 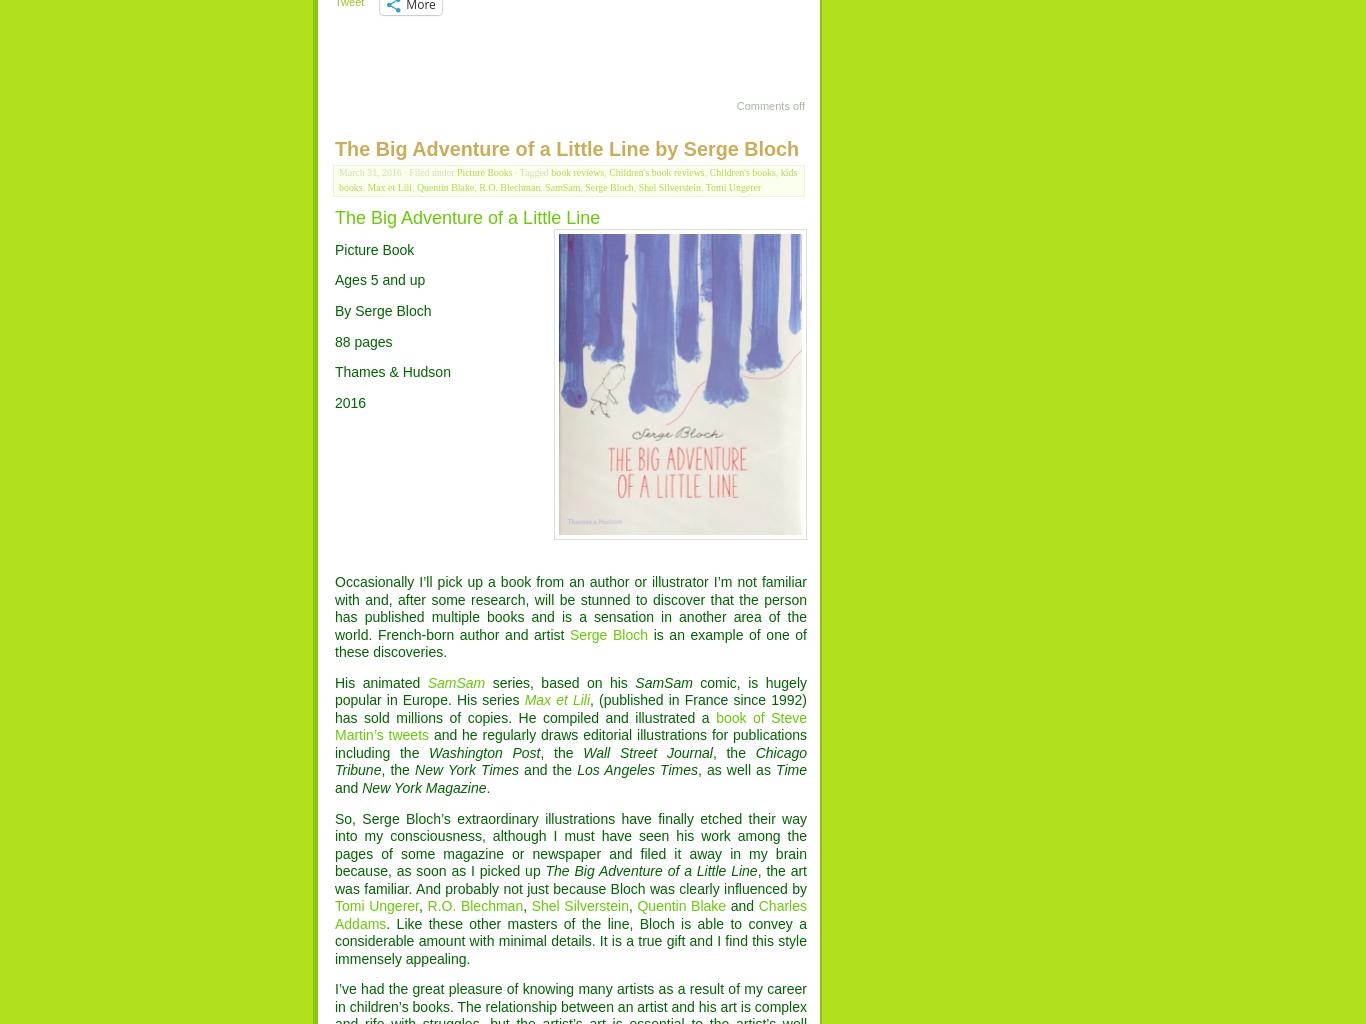 I want to click on 'Charles Addams', so click(x=569, y=913).